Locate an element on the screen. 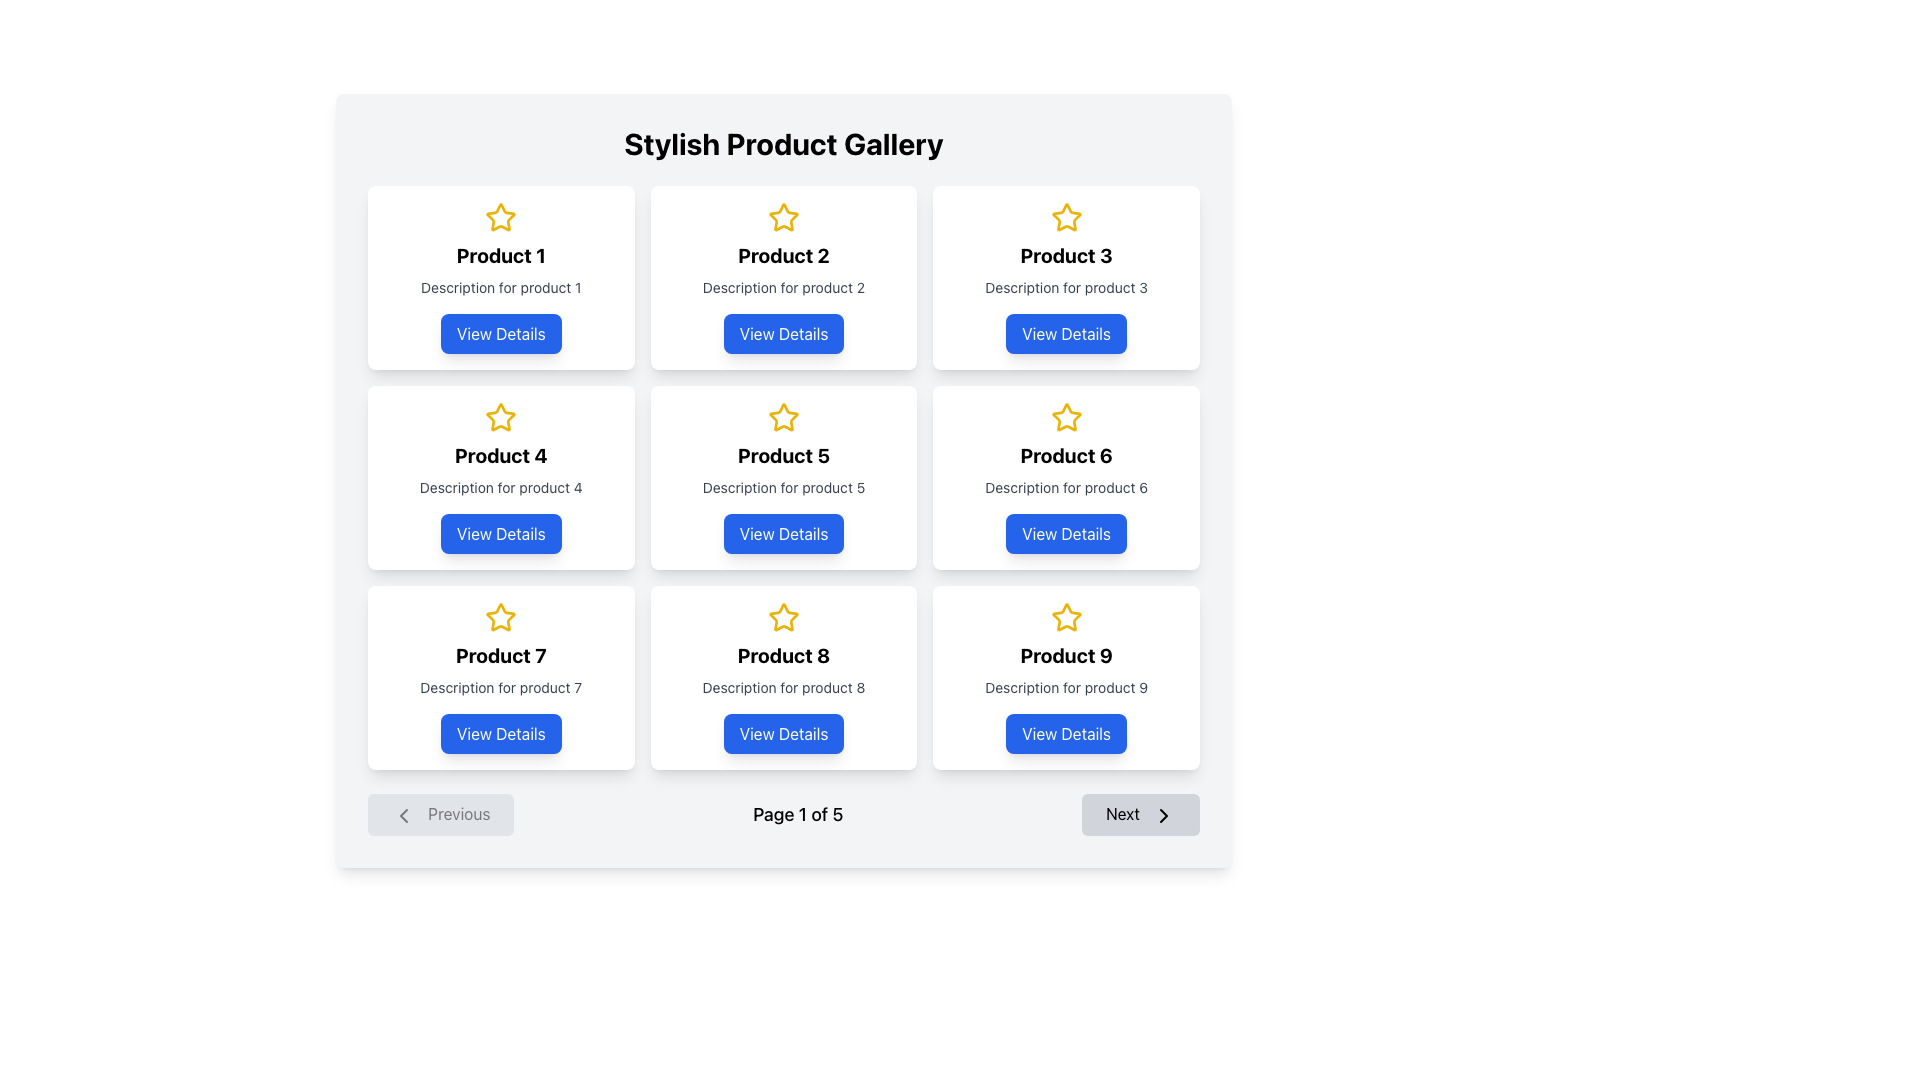 The height and width of the screenshot is (1080, 1920). the Star-shaped icon representing the rating or favorite marker for 'Product 4' in the product grid is located at coordinates (501, 416).